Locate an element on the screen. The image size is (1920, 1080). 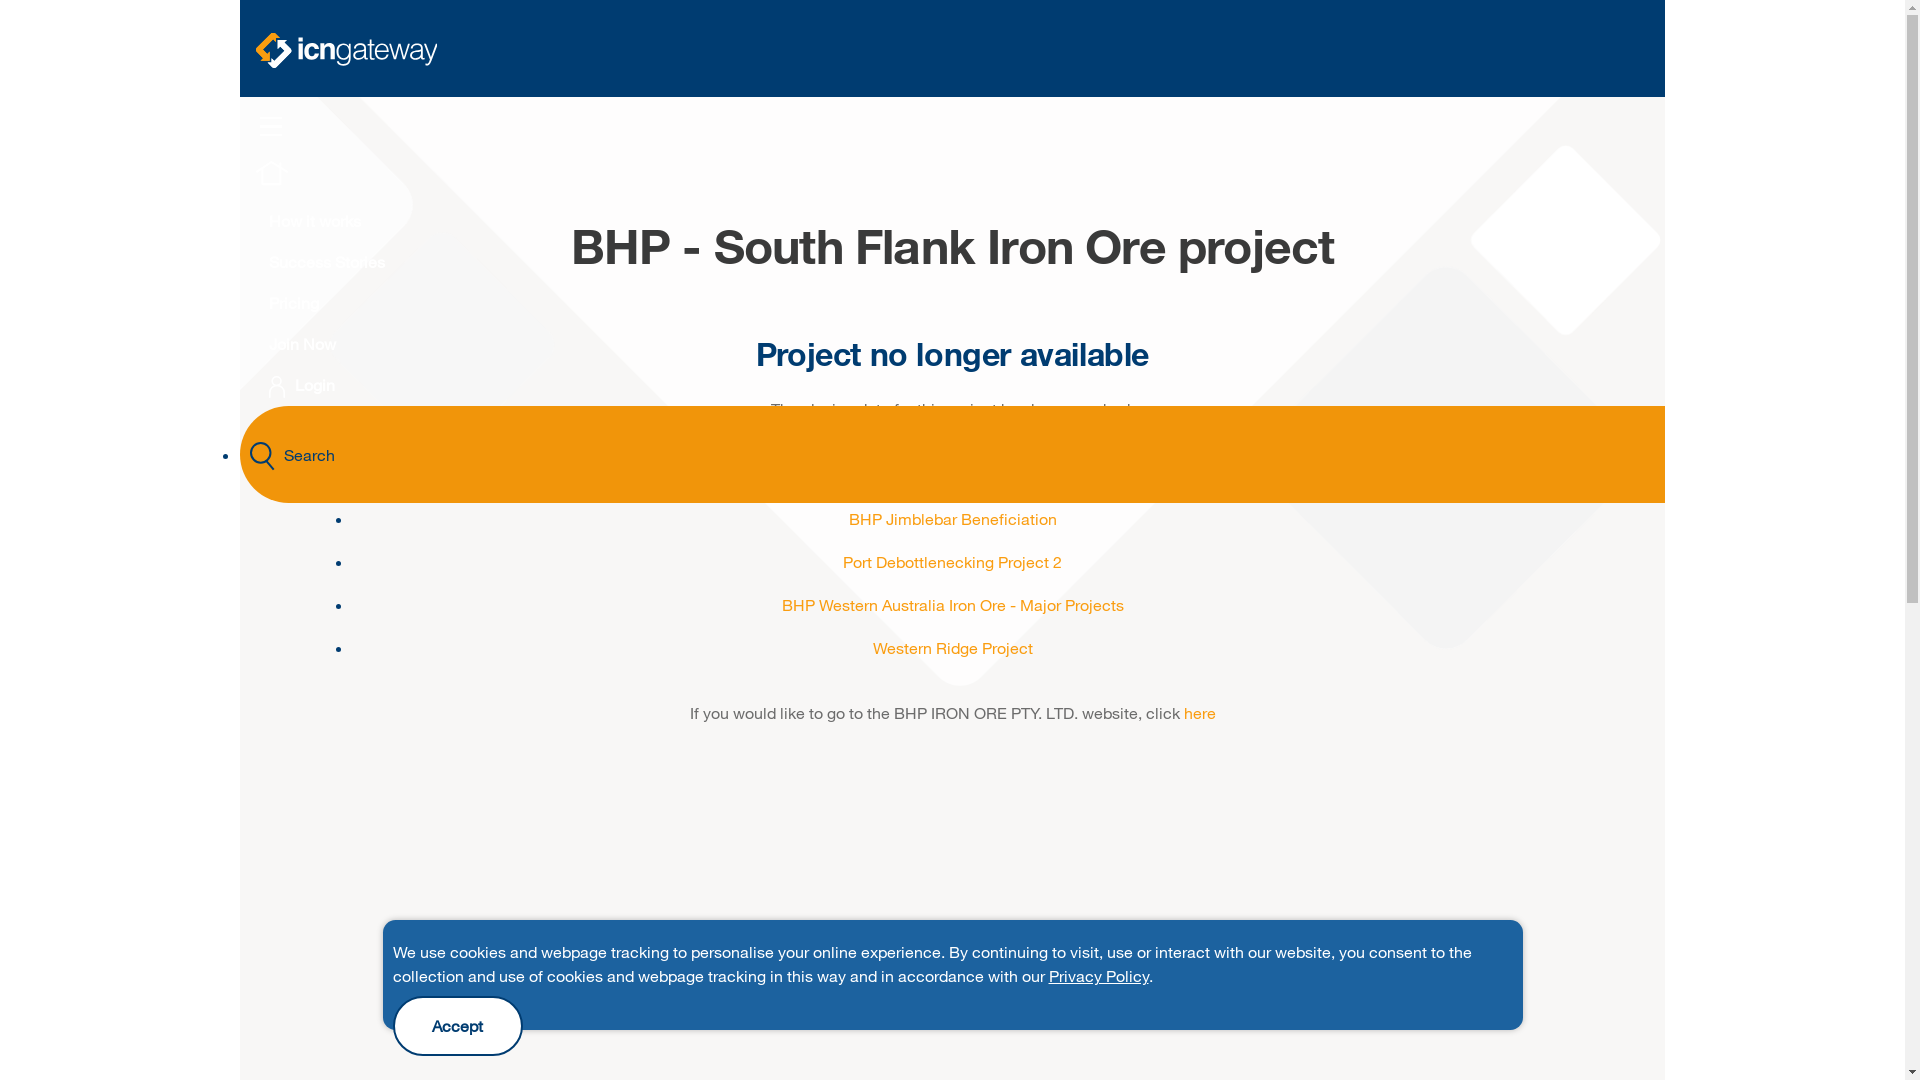
'Join Now' is located at coordinates (301, 342).